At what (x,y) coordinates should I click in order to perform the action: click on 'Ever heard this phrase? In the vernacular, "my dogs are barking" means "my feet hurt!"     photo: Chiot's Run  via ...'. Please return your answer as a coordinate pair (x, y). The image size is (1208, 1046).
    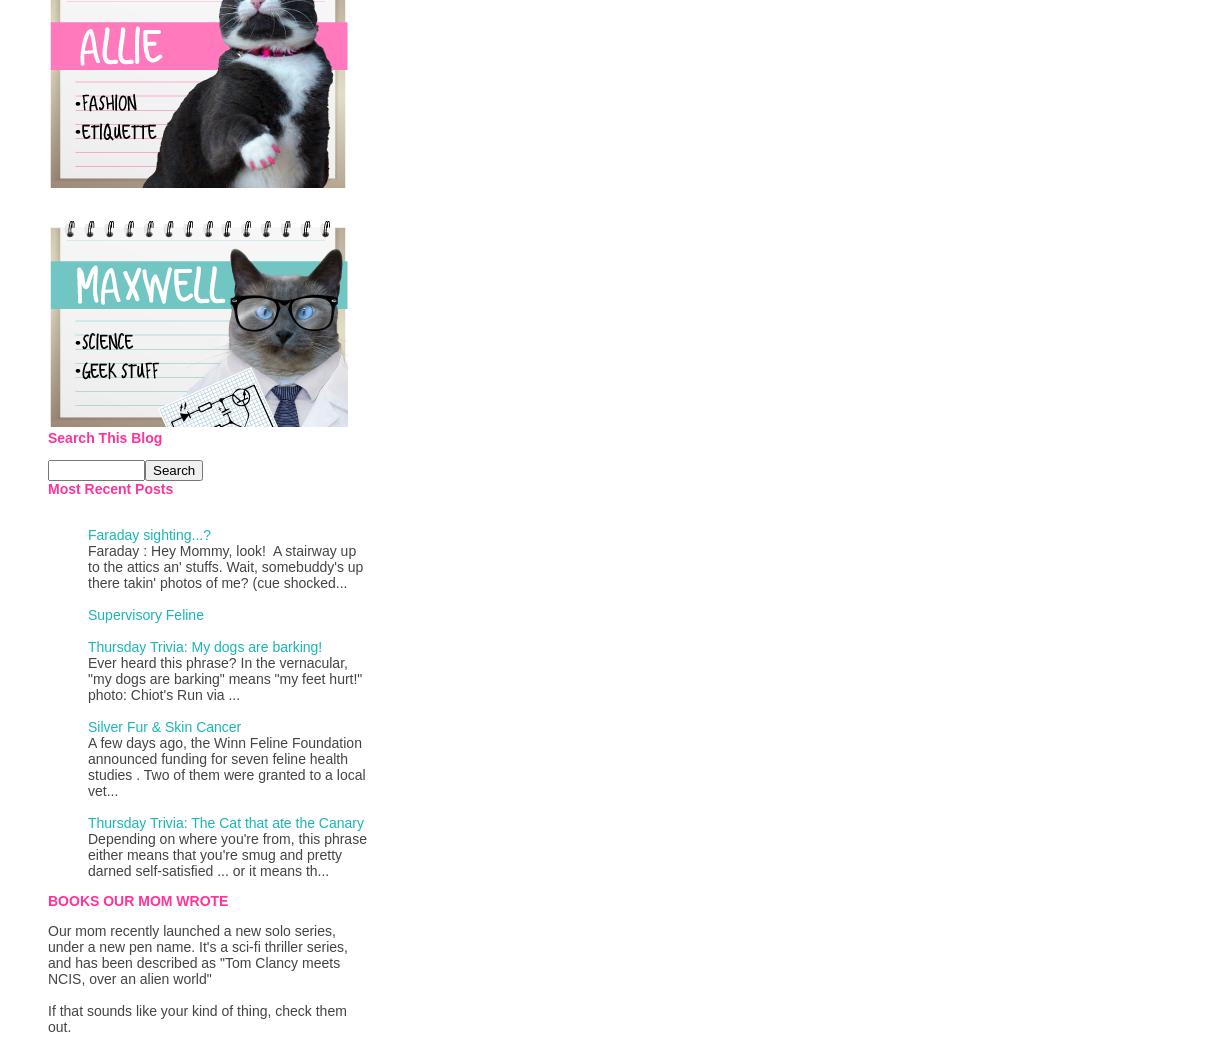
    Looking at the image, I should click on (225, 677).